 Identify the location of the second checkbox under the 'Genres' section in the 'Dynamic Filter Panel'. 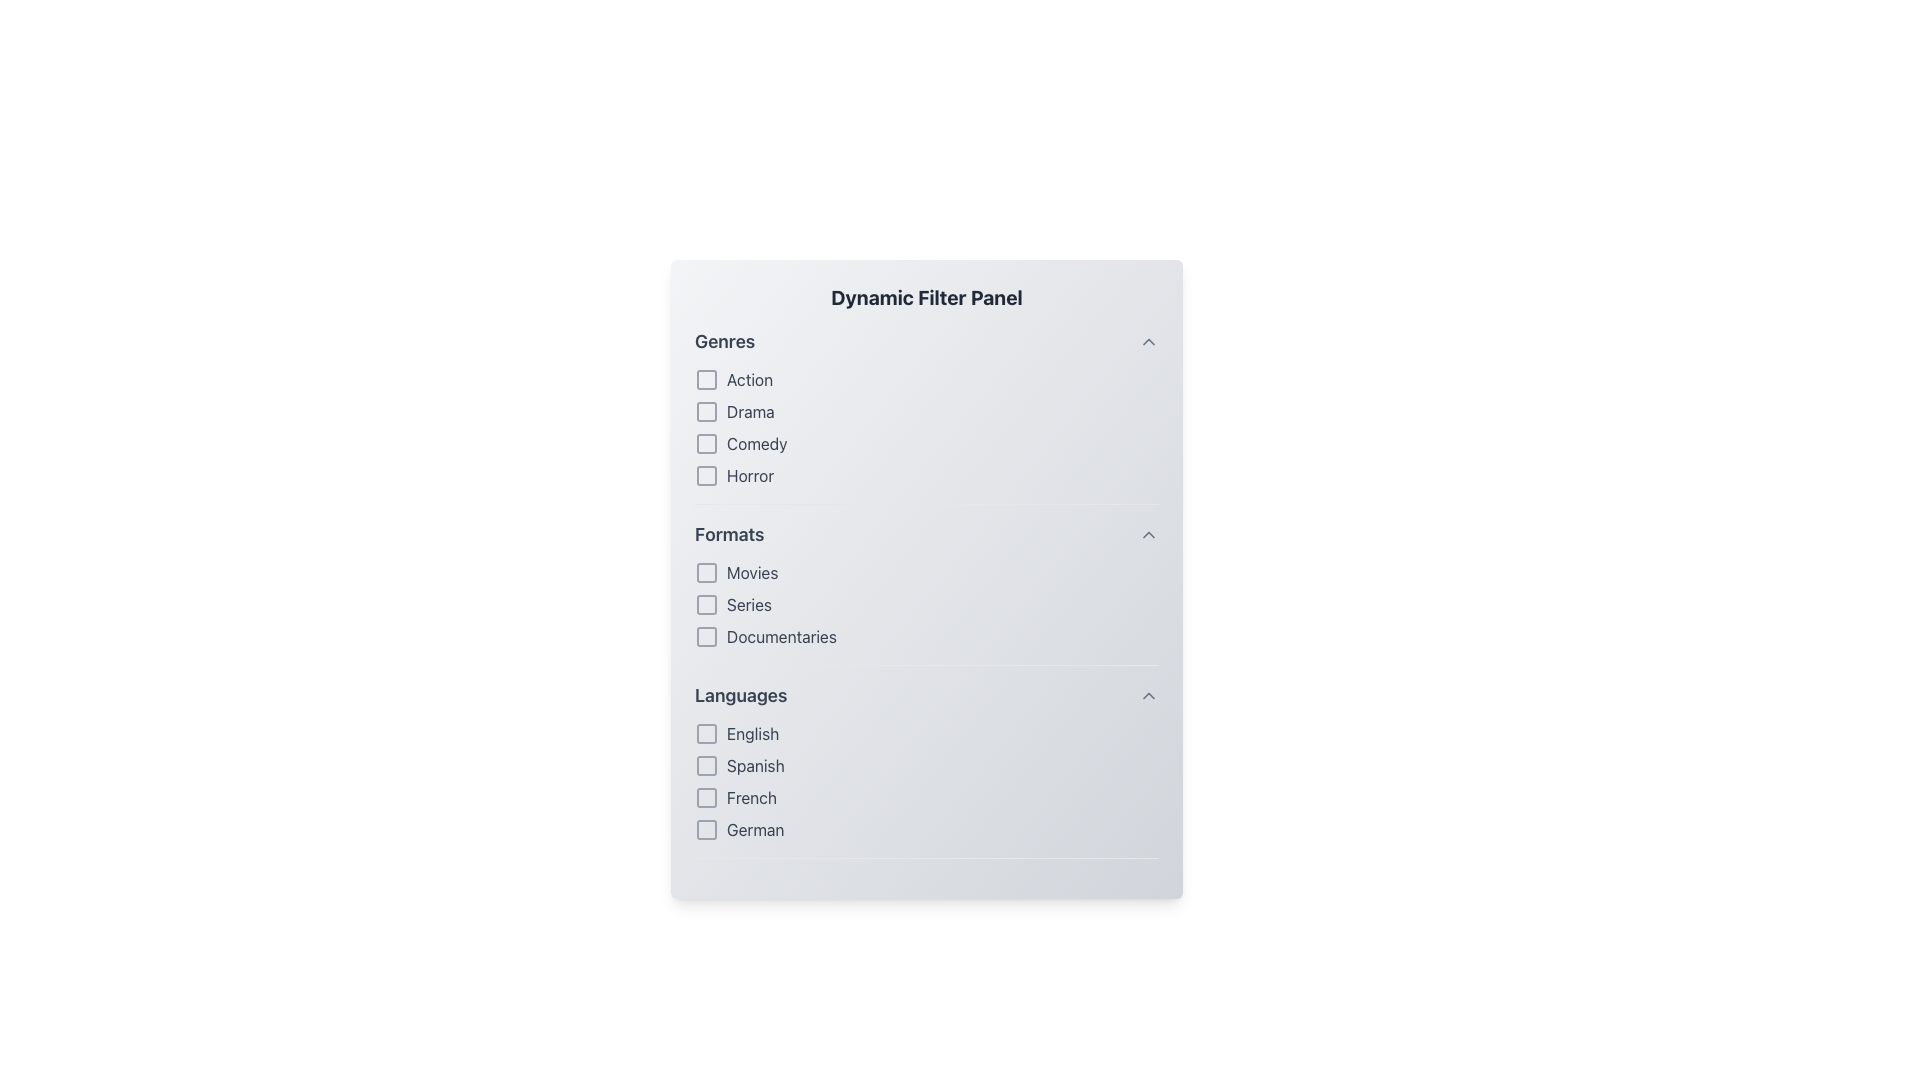
(706, 411).